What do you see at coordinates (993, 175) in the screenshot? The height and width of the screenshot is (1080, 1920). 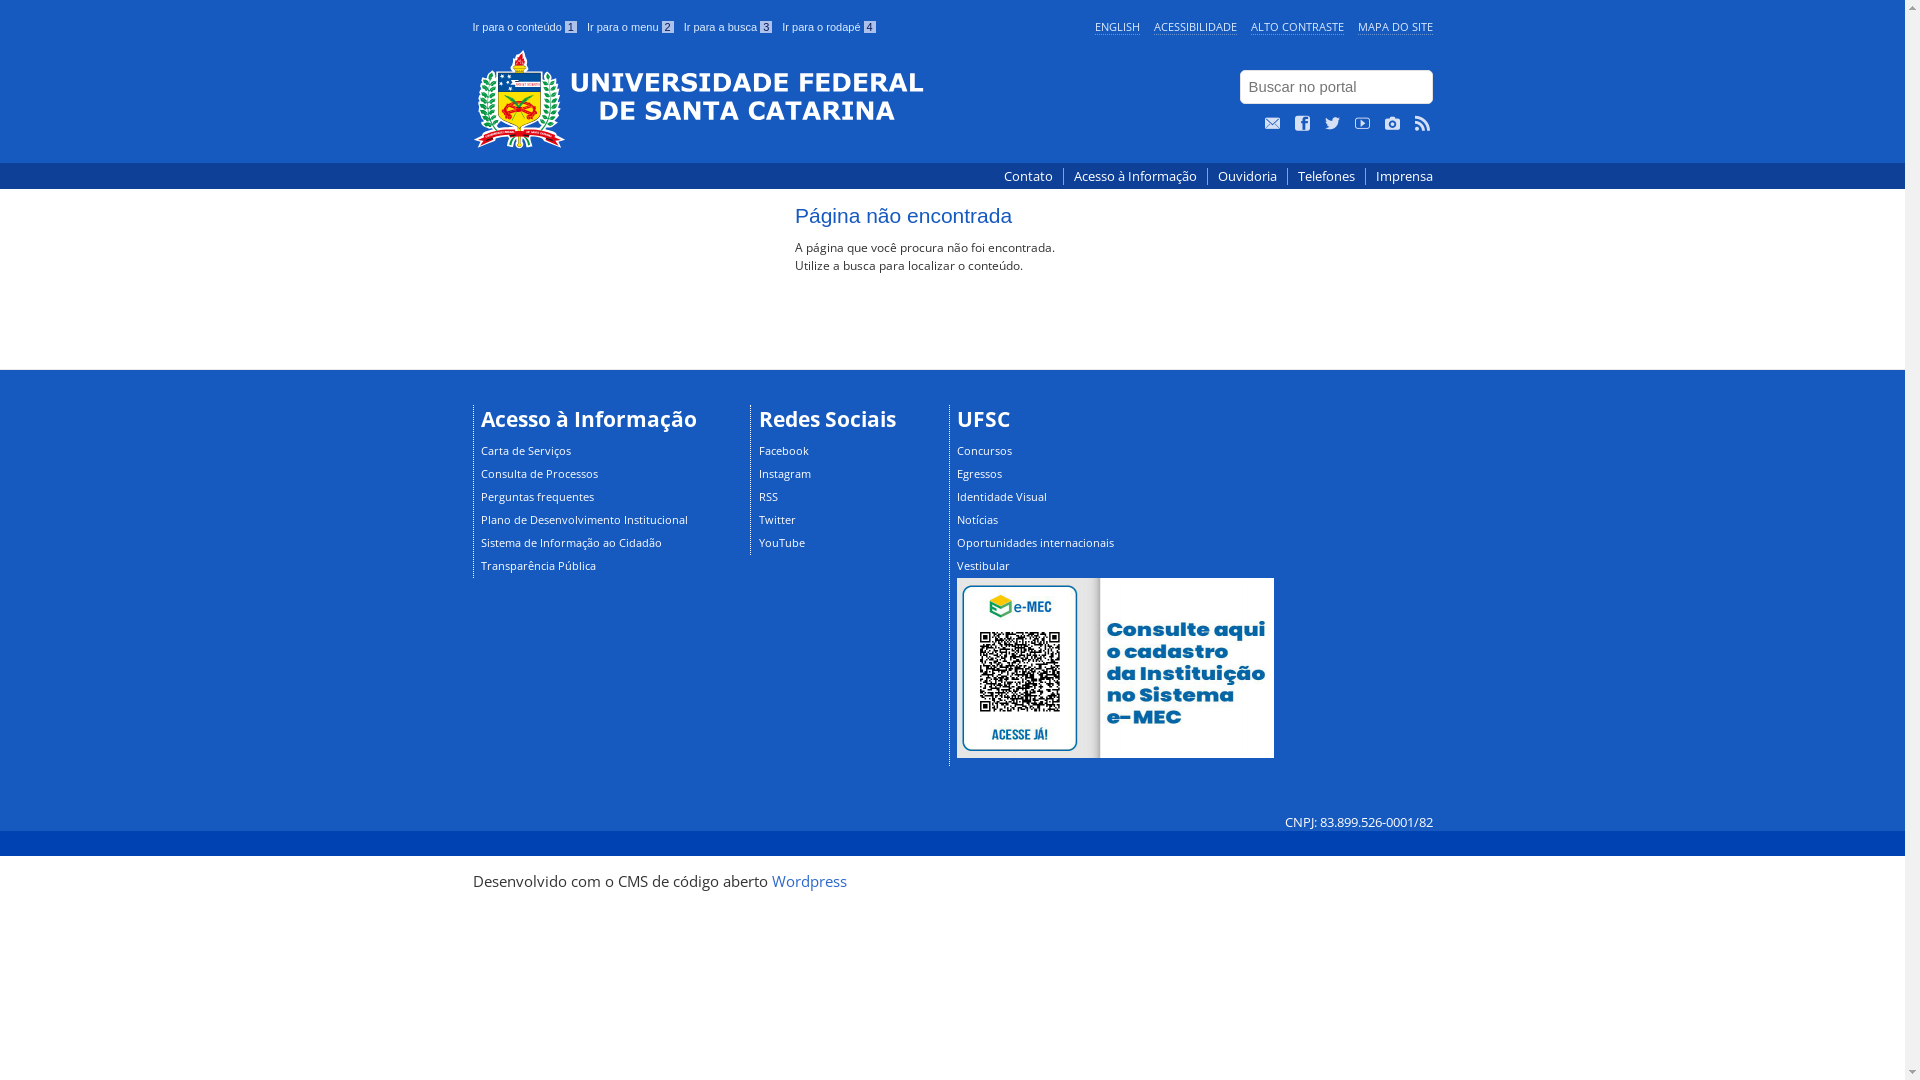 I see `'Contato'` at bounding box center [993, 175].